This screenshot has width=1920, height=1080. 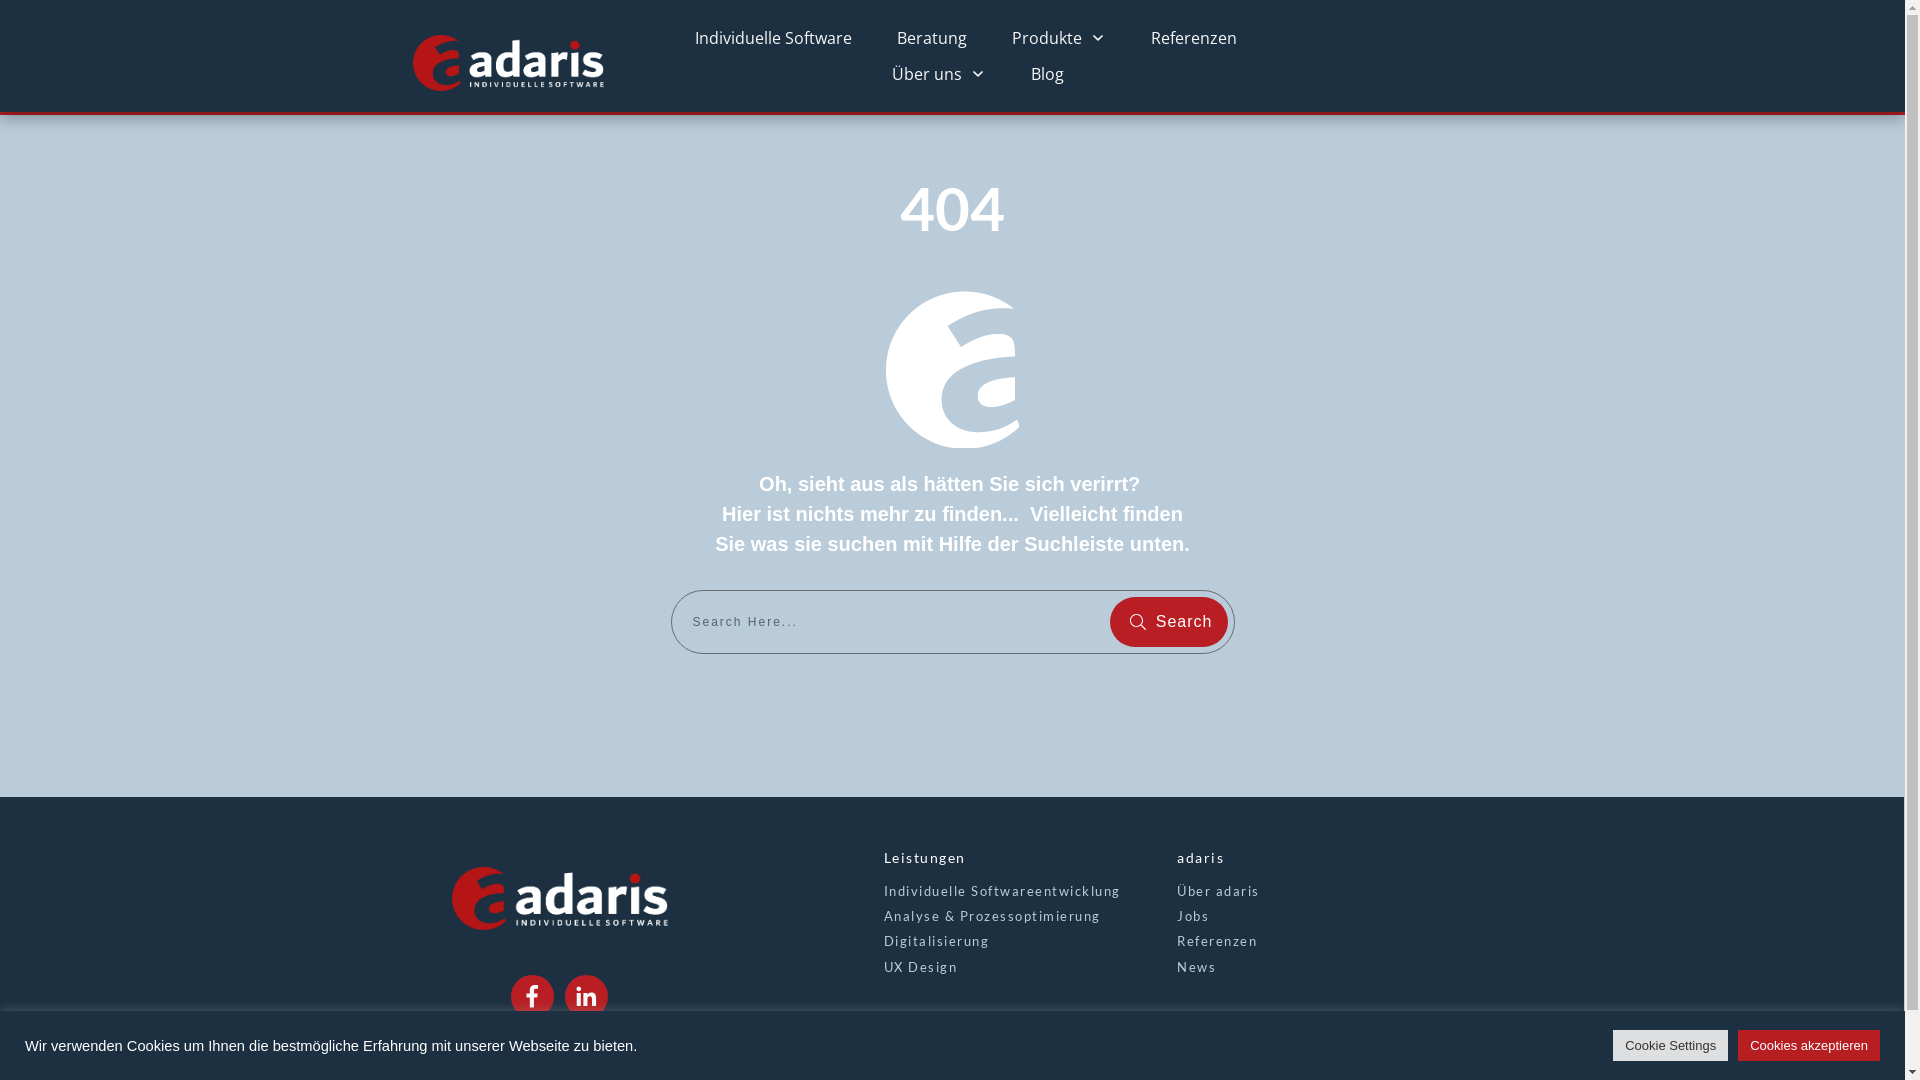 I want to click on 'adaris-a-weiss', so click(x=951, y=369).